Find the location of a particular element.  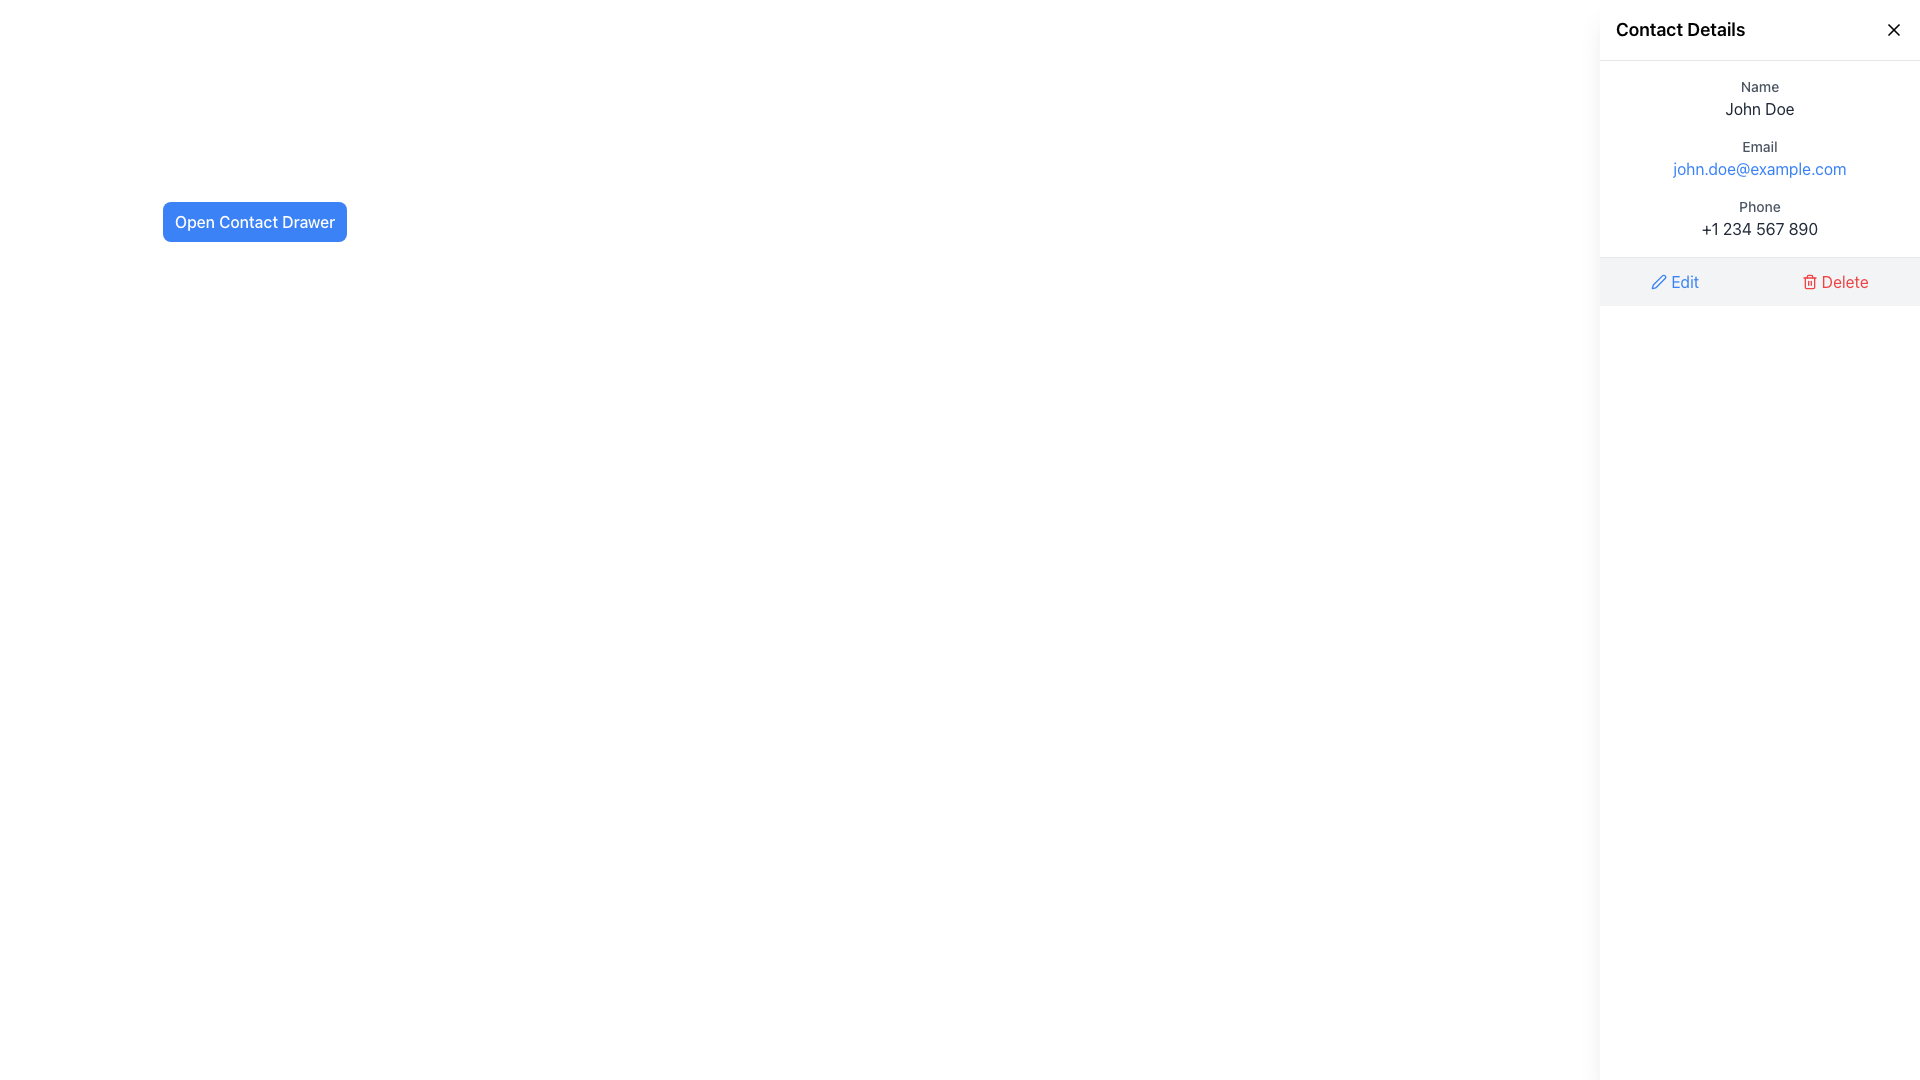

the text label that serves as the heading for the contact's name, located above 'John Doe' in the contact details card is located at coordinates (1760, 86).